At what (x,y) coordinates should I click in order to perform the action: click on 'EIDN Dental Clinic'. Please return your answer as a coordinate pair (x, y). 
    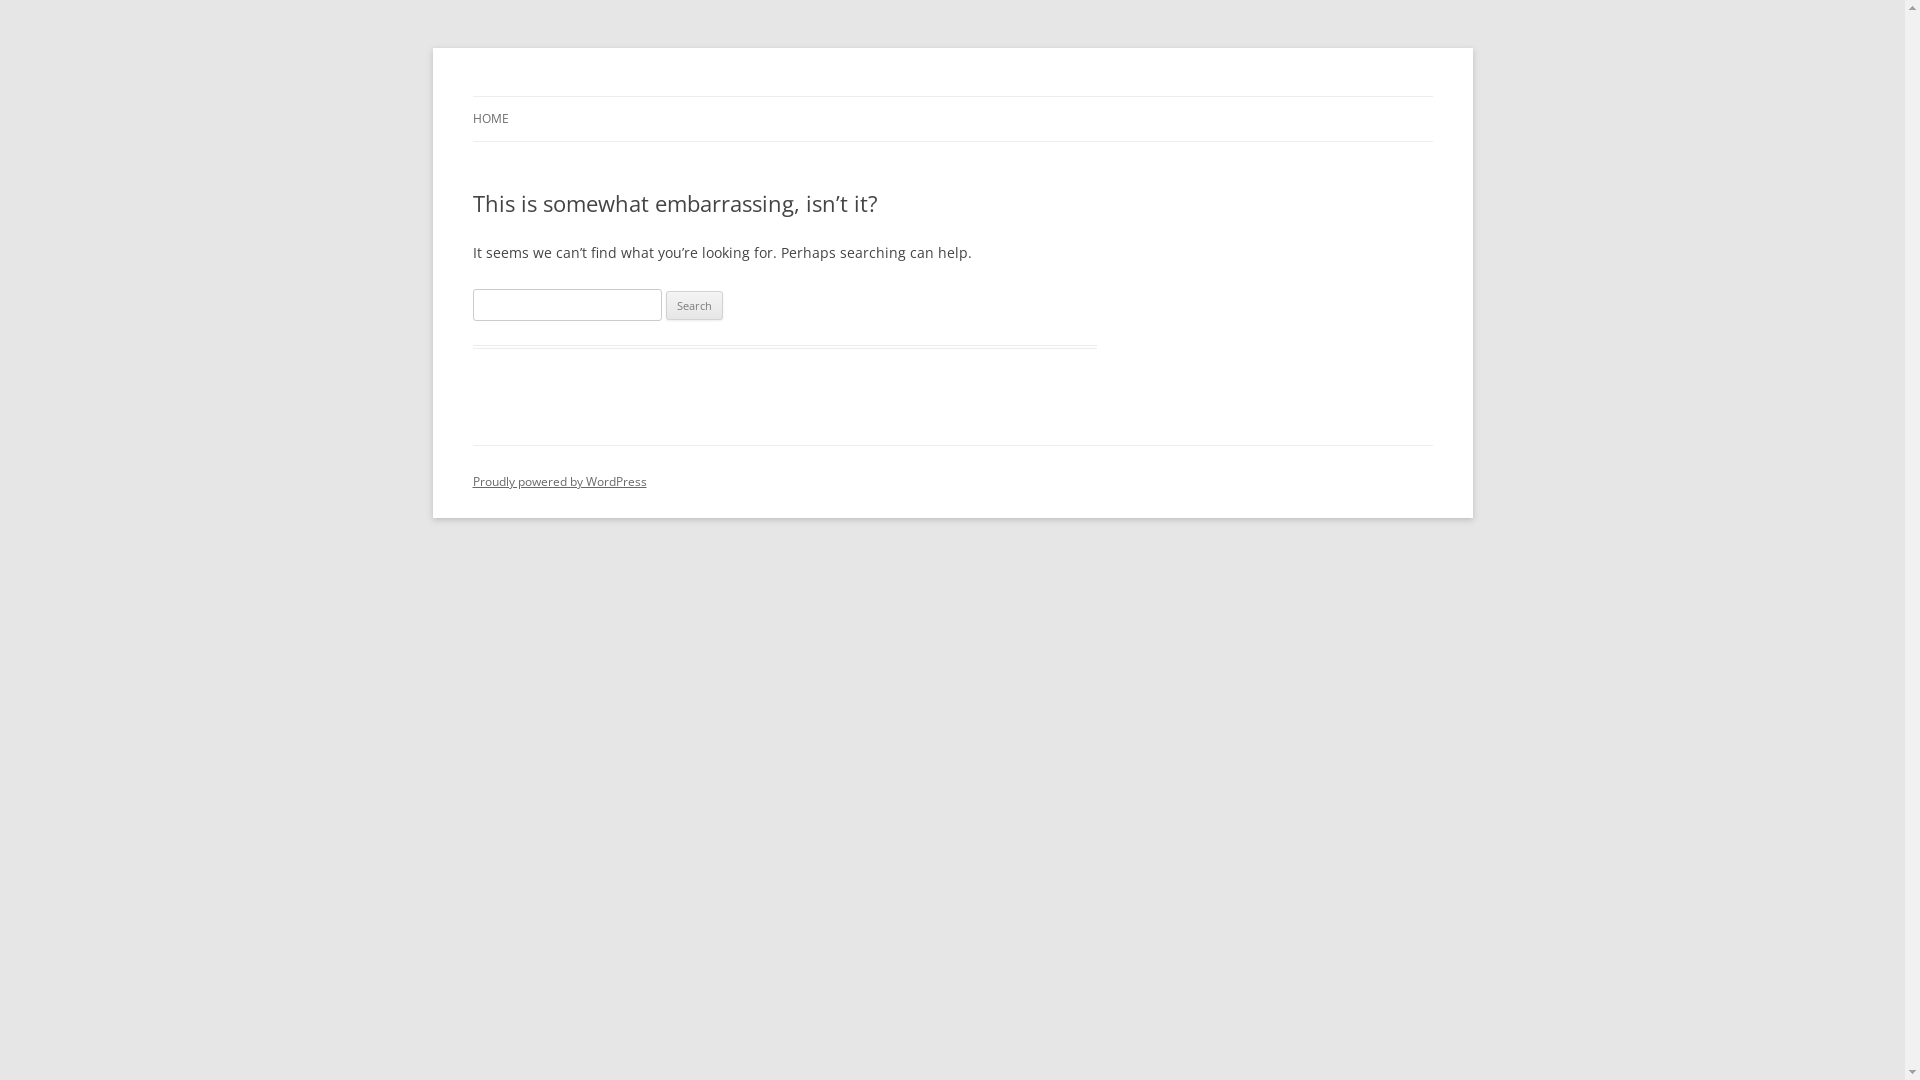
    Looking at the image, I should click on (584, 96).